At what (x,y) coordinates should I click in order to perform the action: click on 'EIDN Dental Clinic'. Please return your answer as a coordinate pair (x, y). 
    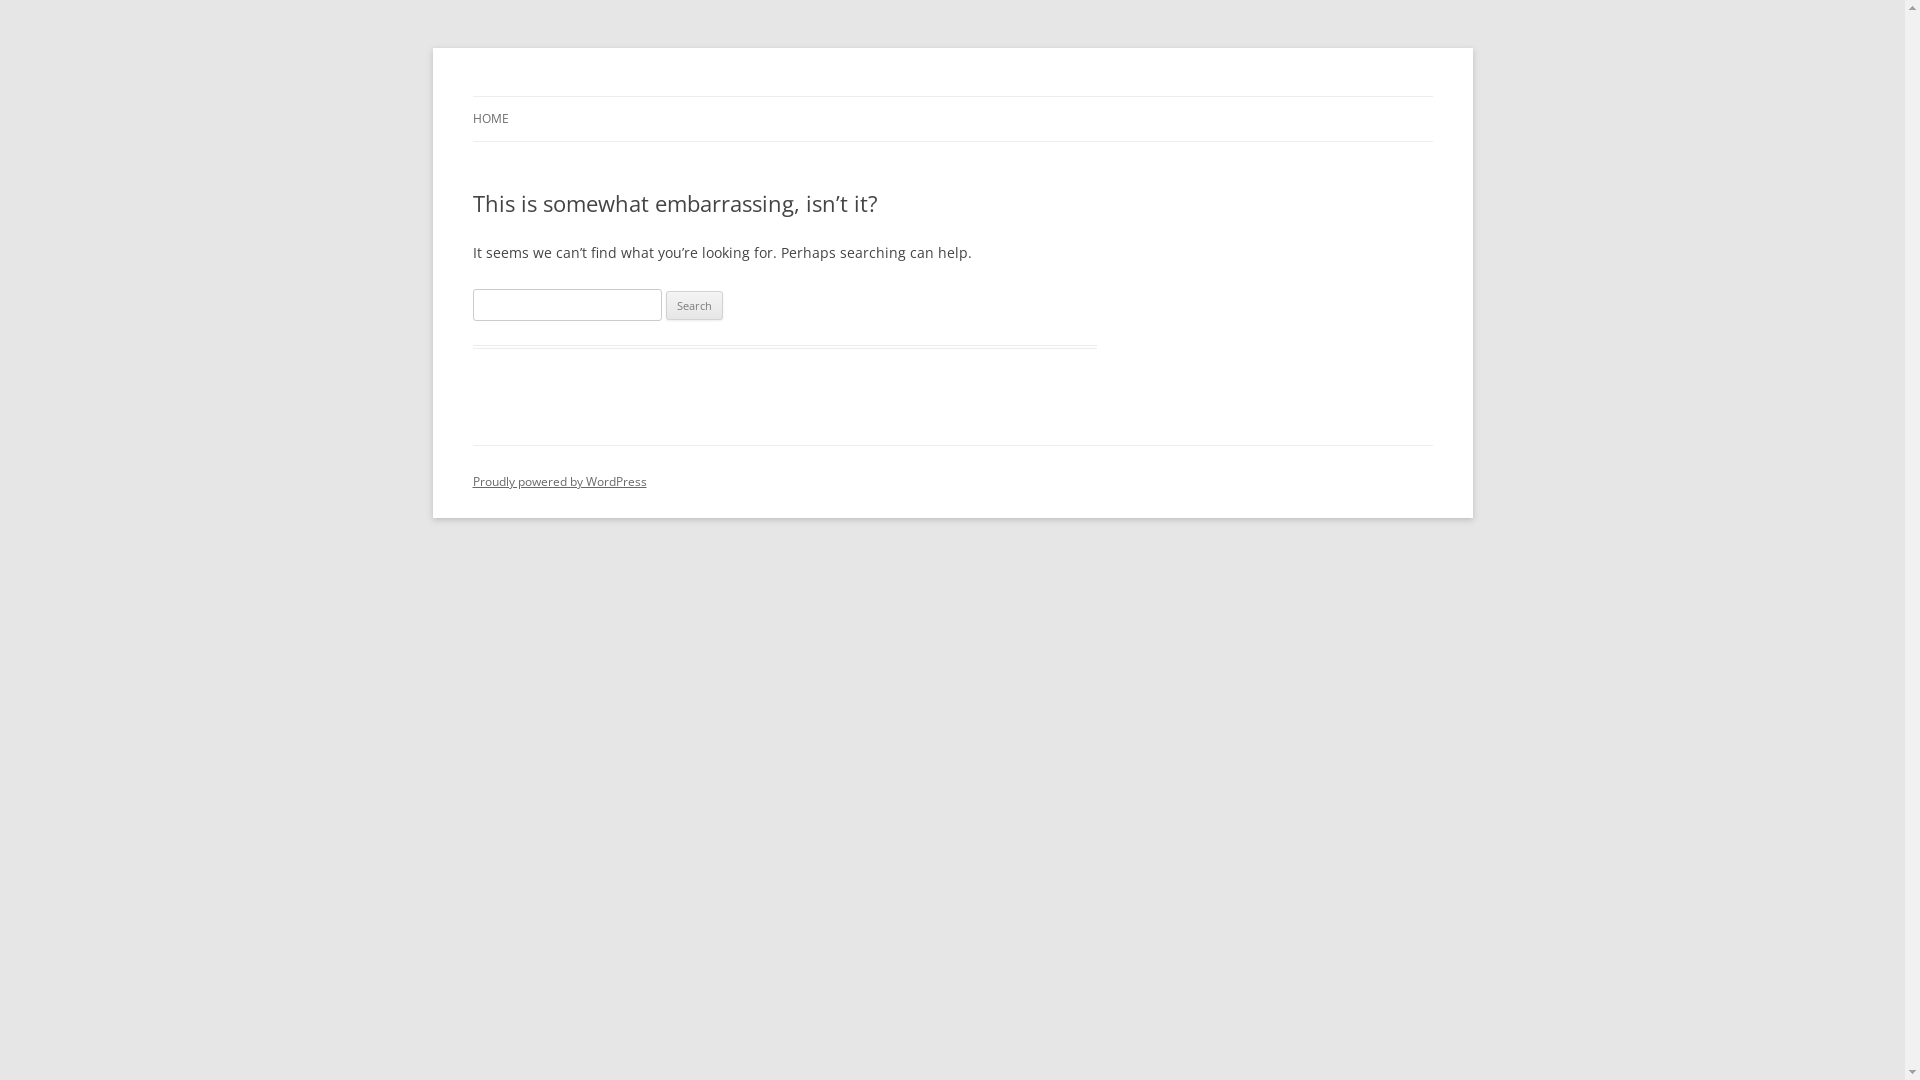
    Looking at the image, I should click on (584, 96).